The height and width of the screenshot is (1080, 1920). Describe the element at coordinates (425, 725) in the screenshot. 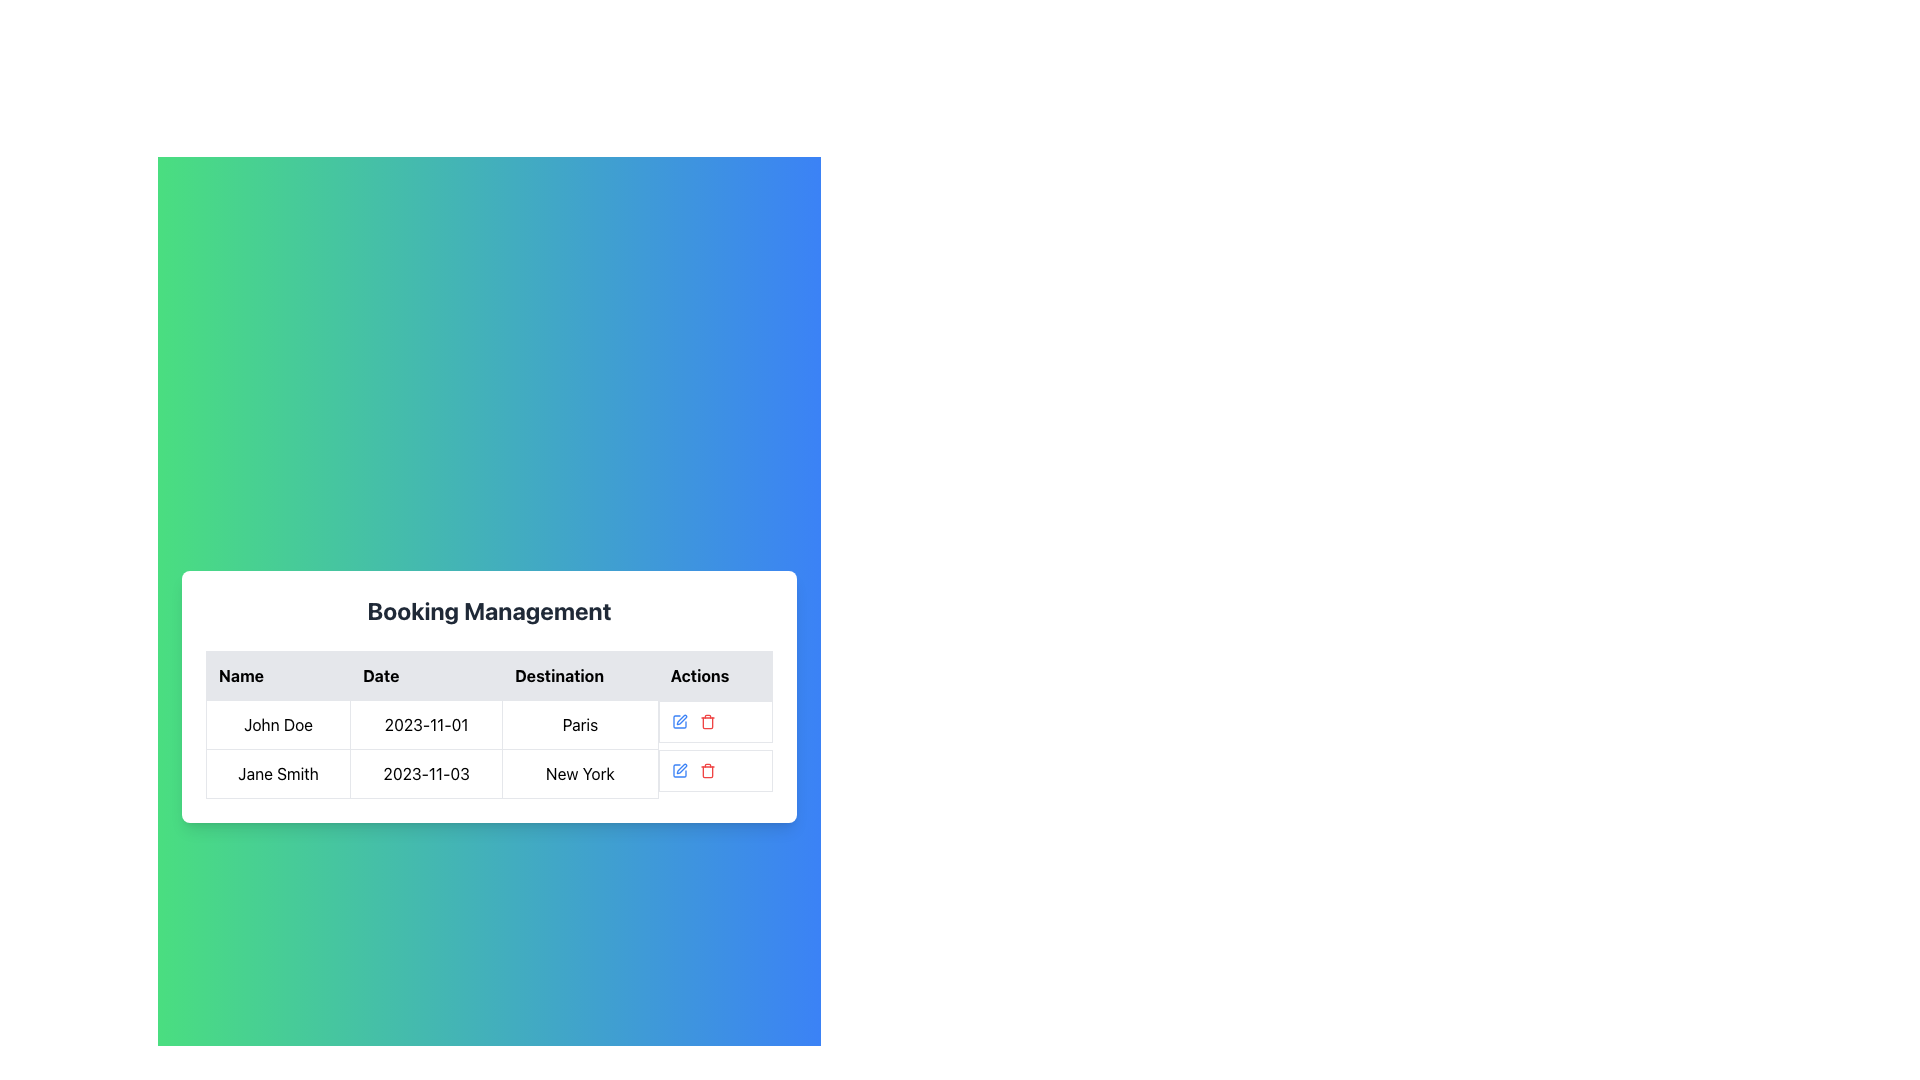

I see `the text display element showing '2023-11-01' in the table cell of the 'Booking Management' section, located in the second column of the first visible row` at that location.